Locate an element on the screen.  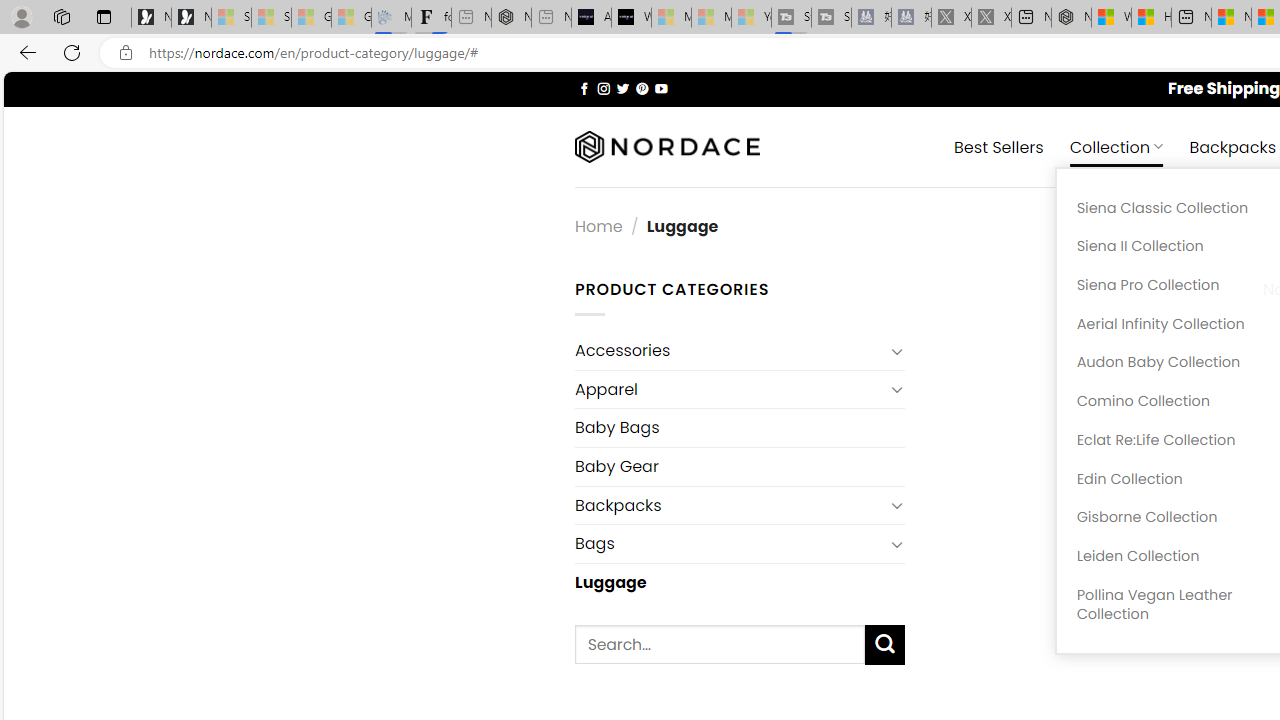
'Nordace' is located at coordinates (667, 146).